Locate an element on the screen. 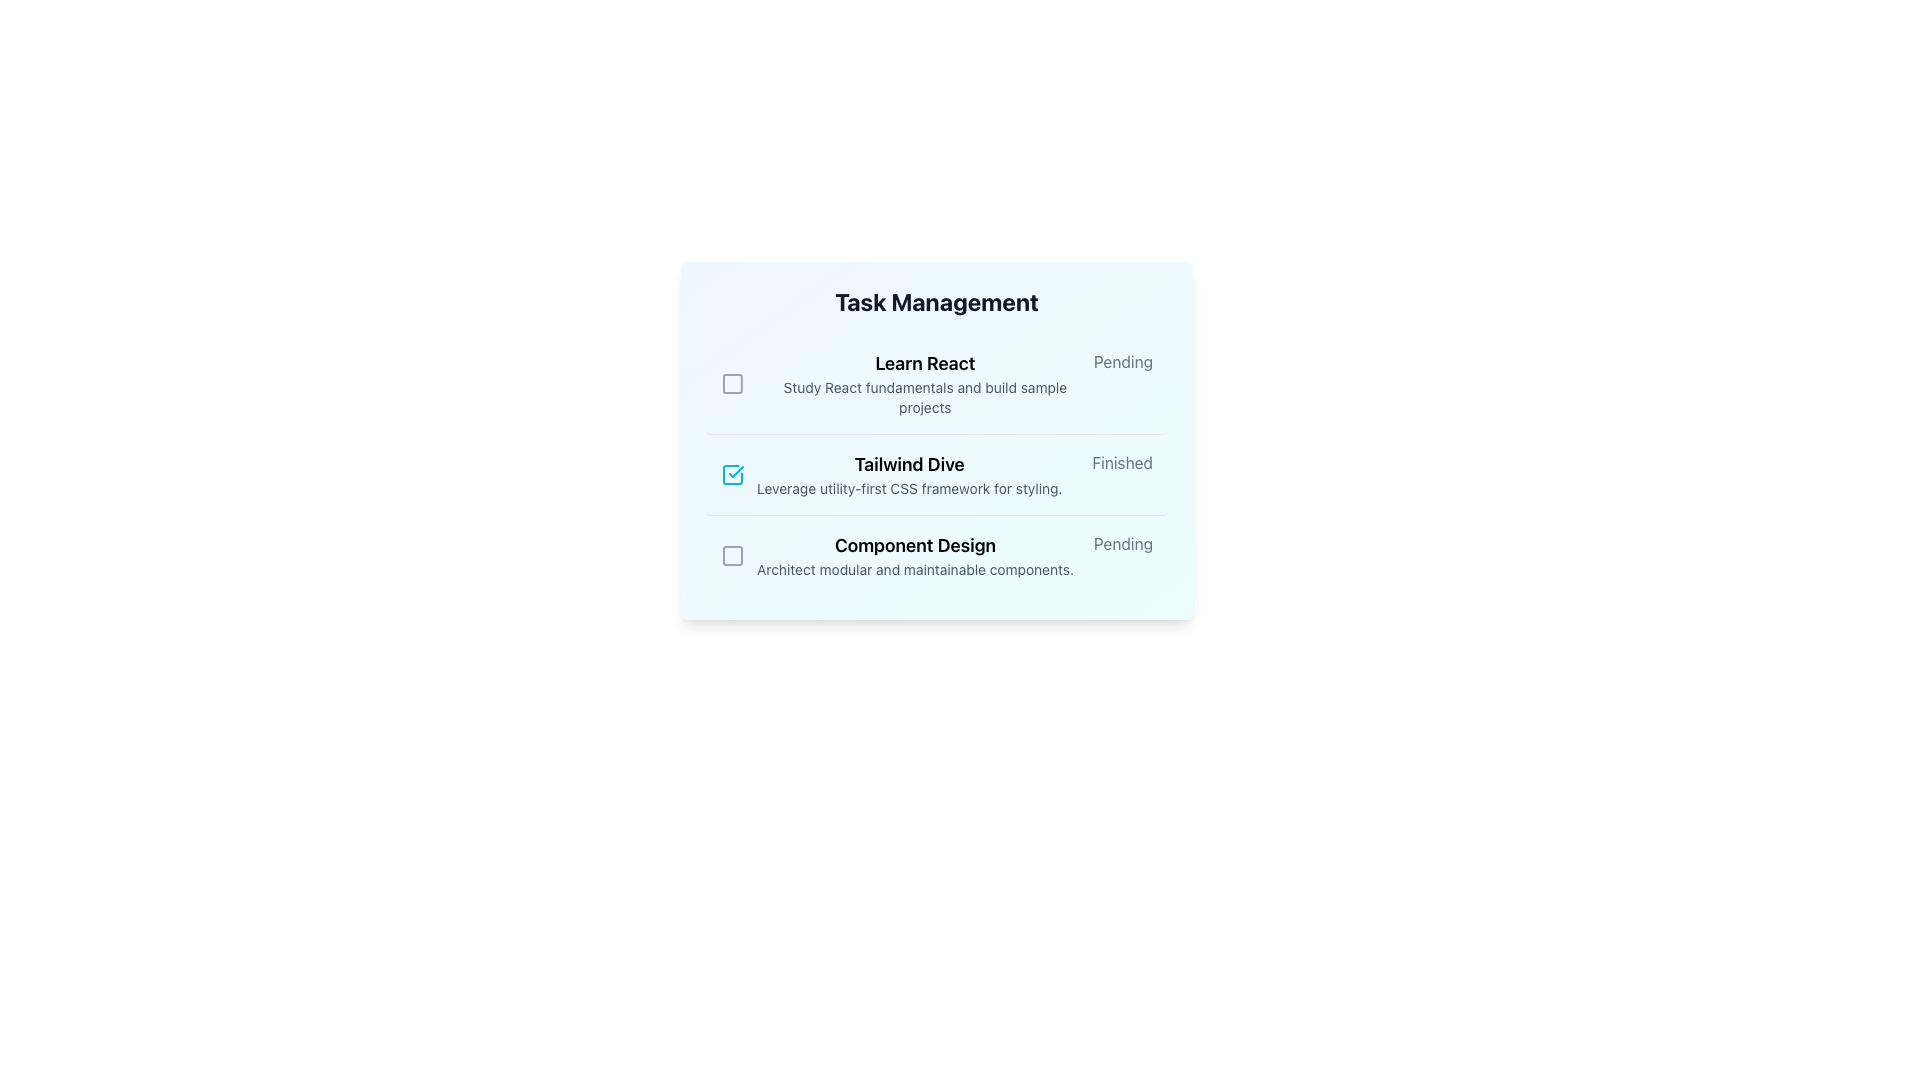 Image resolution: width=1920 pixels, height=1080 pixels. the task title text located in the second row of the task list under 'Task Management' for navigation or detailed view is located at coordinates (908, 465).